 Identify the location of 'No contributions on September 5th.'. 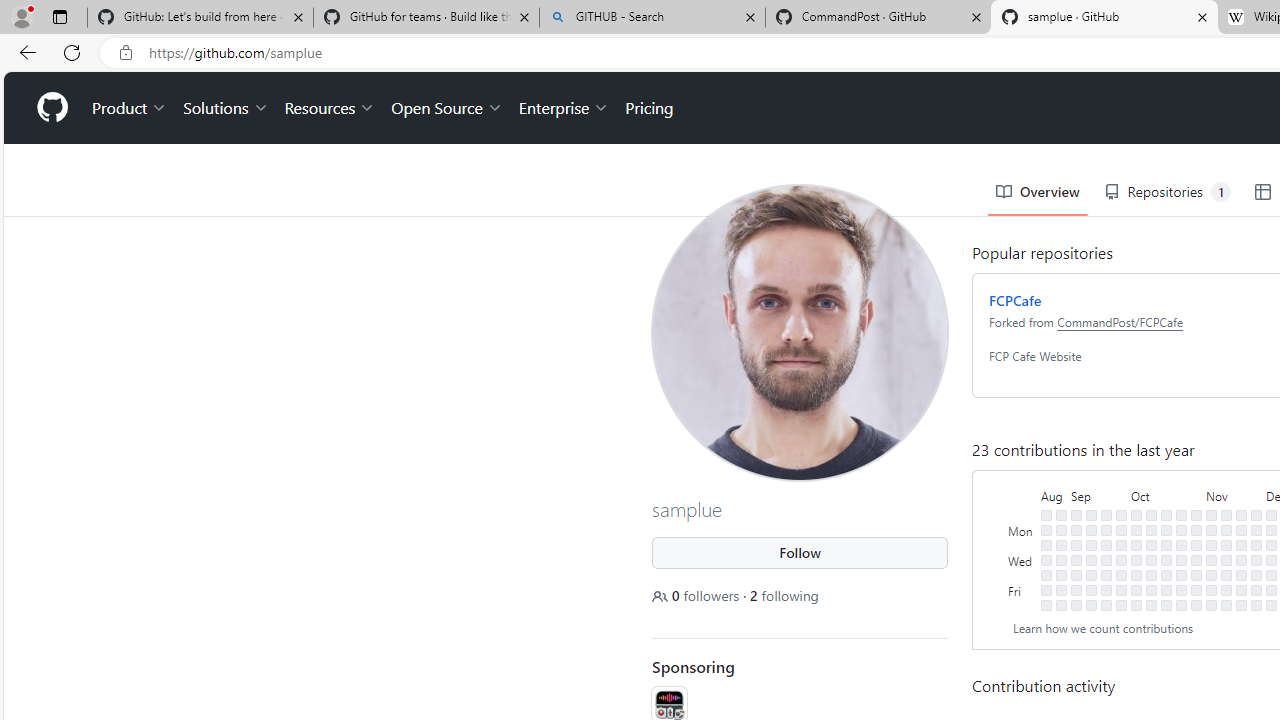
(1075, 545).